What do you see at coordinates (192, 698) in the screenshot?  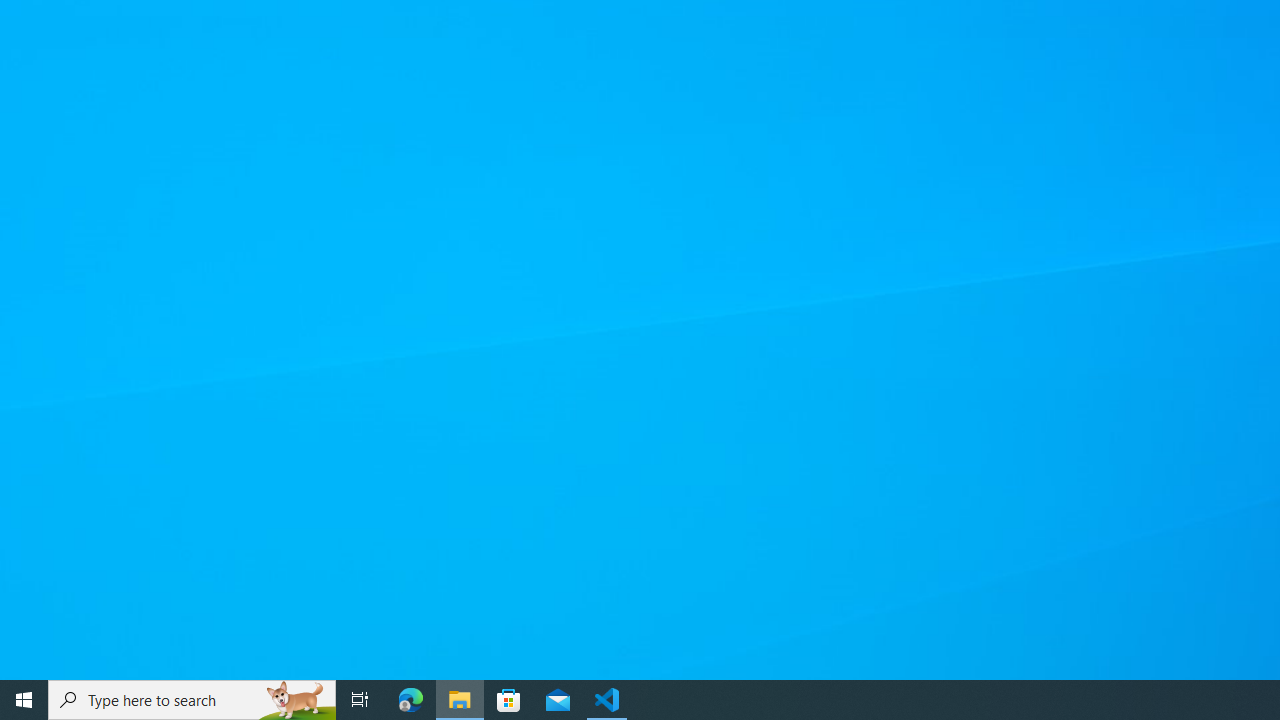 I see `'Type here to search'` at bounding box center [192, 698].